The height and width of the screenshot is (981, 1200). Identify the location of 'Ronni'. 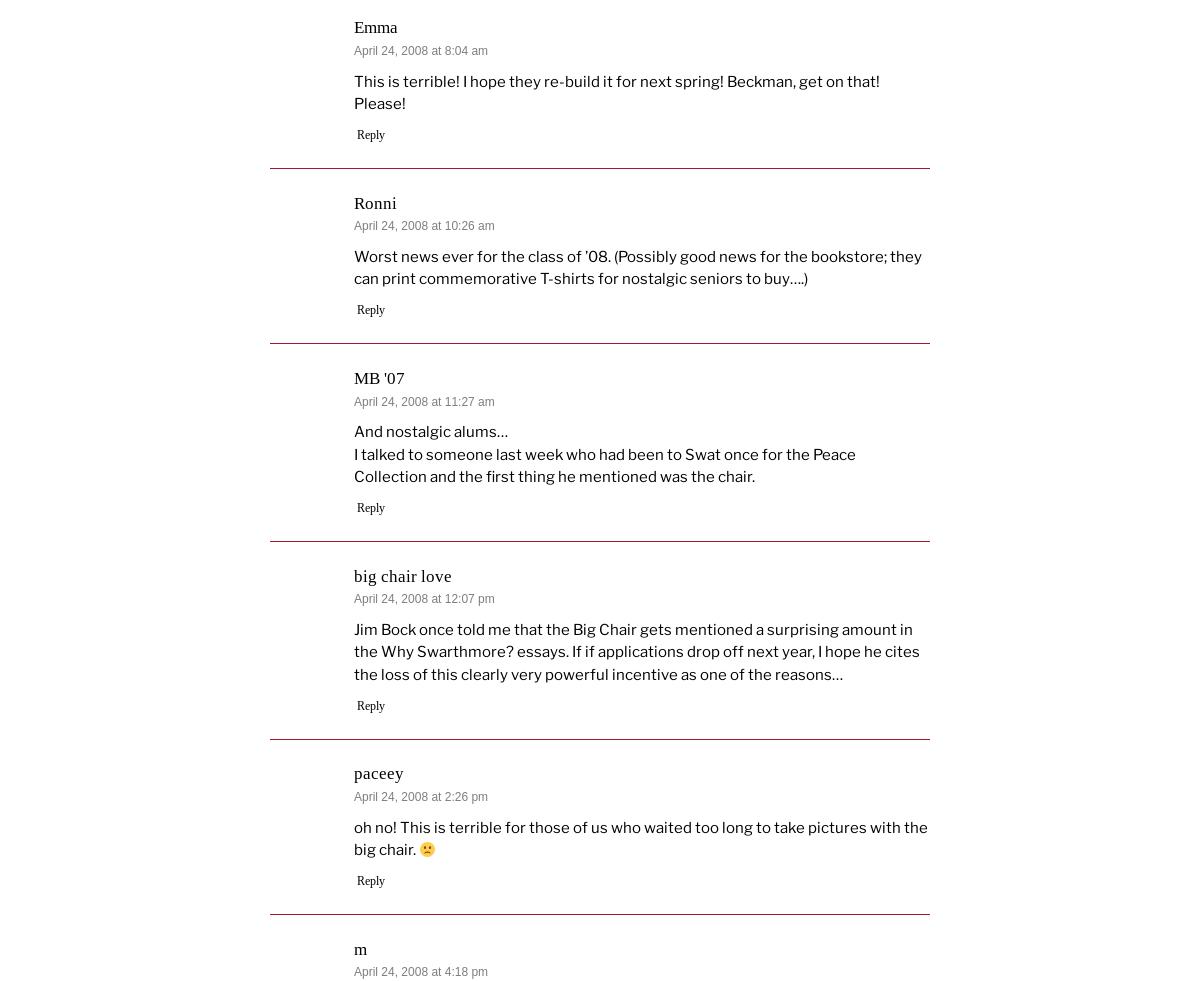
(375, 201).